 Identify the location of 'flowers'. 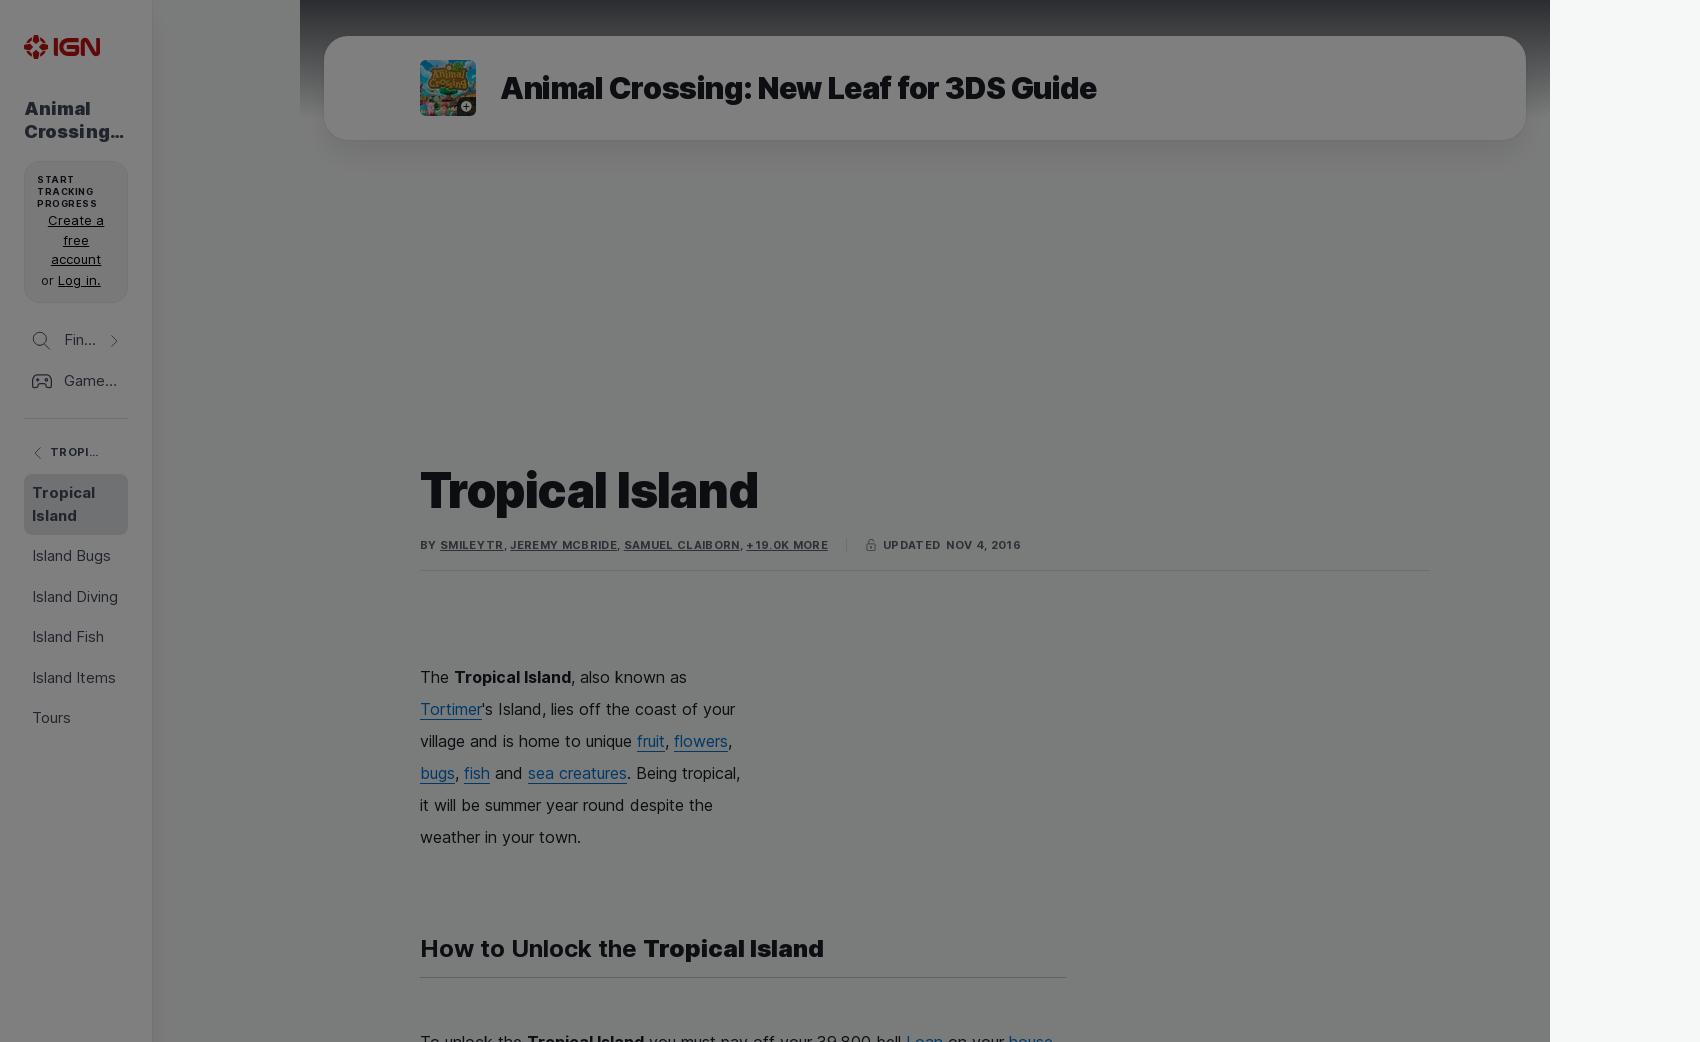
(674, 739).